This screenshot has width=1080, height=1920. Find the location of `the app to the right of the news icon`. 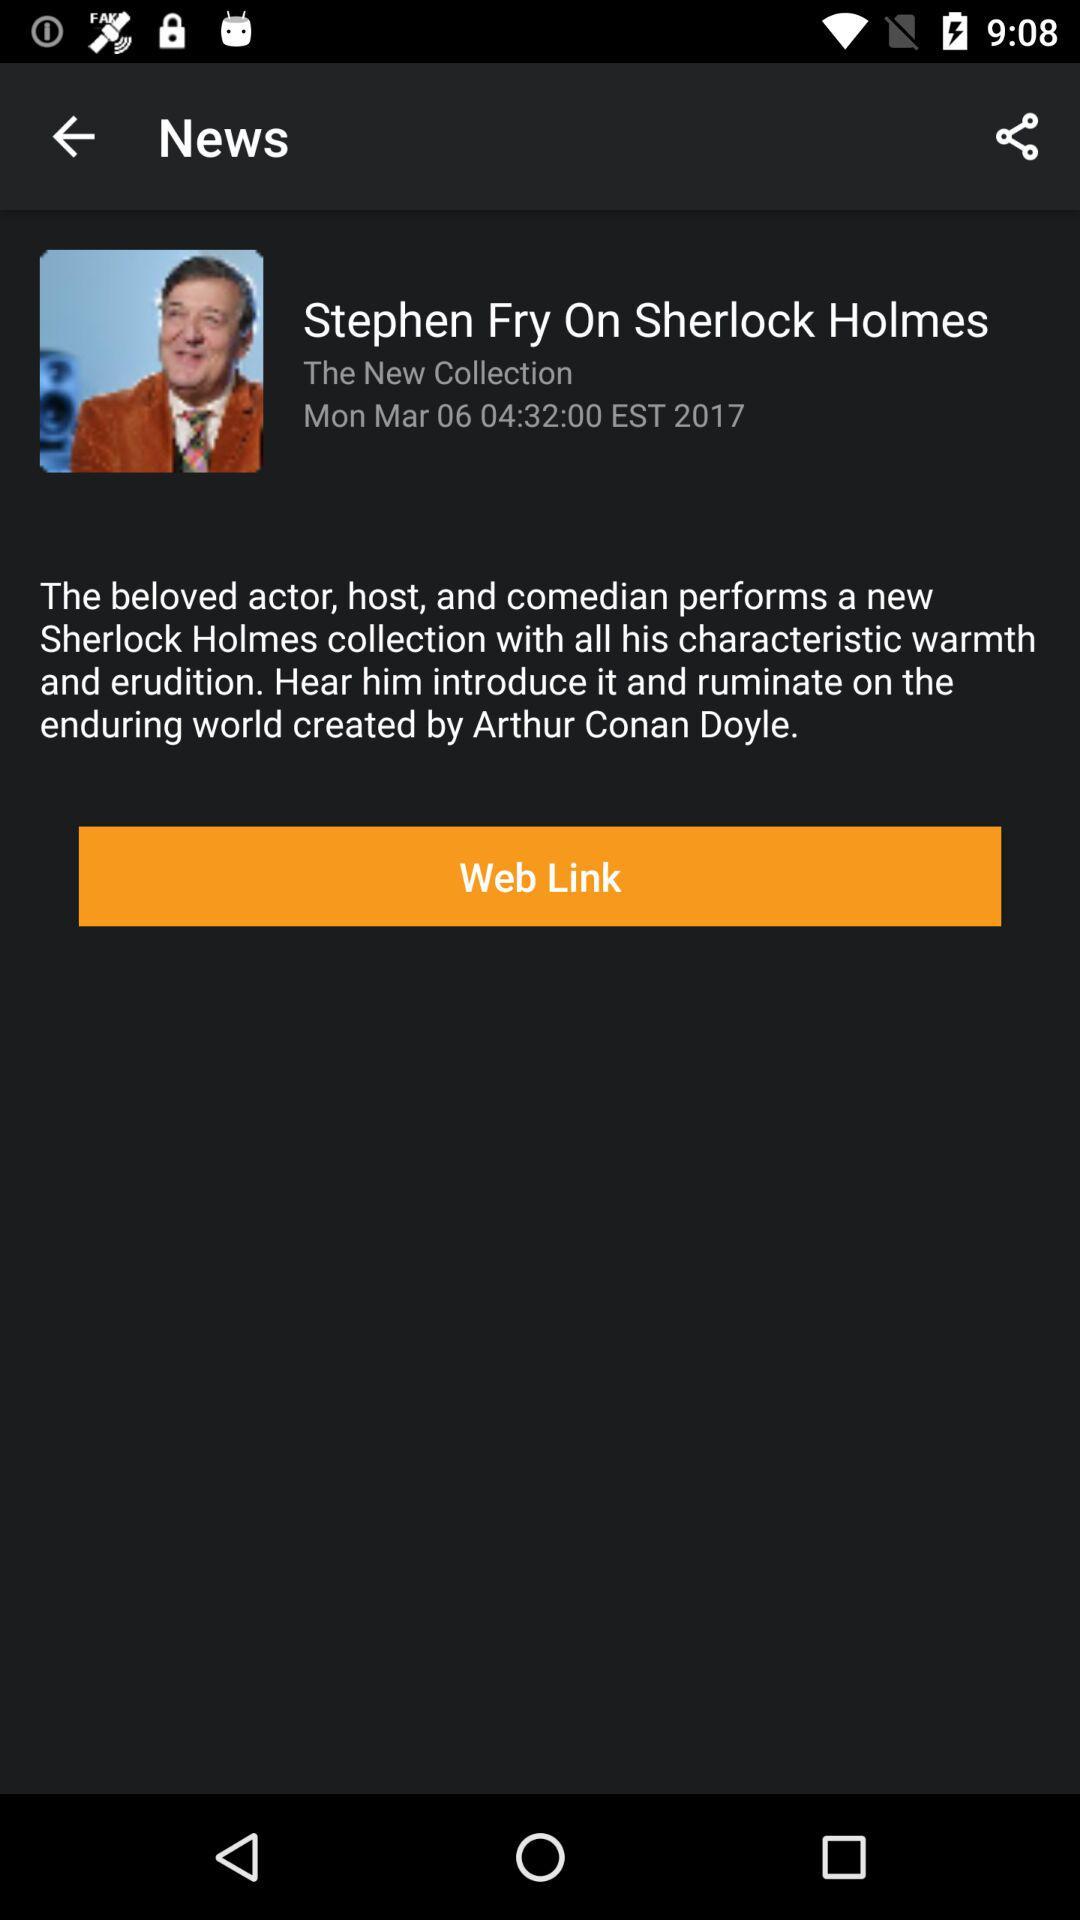

the app to the right of the news icon is located at coordinates (1017, 135).